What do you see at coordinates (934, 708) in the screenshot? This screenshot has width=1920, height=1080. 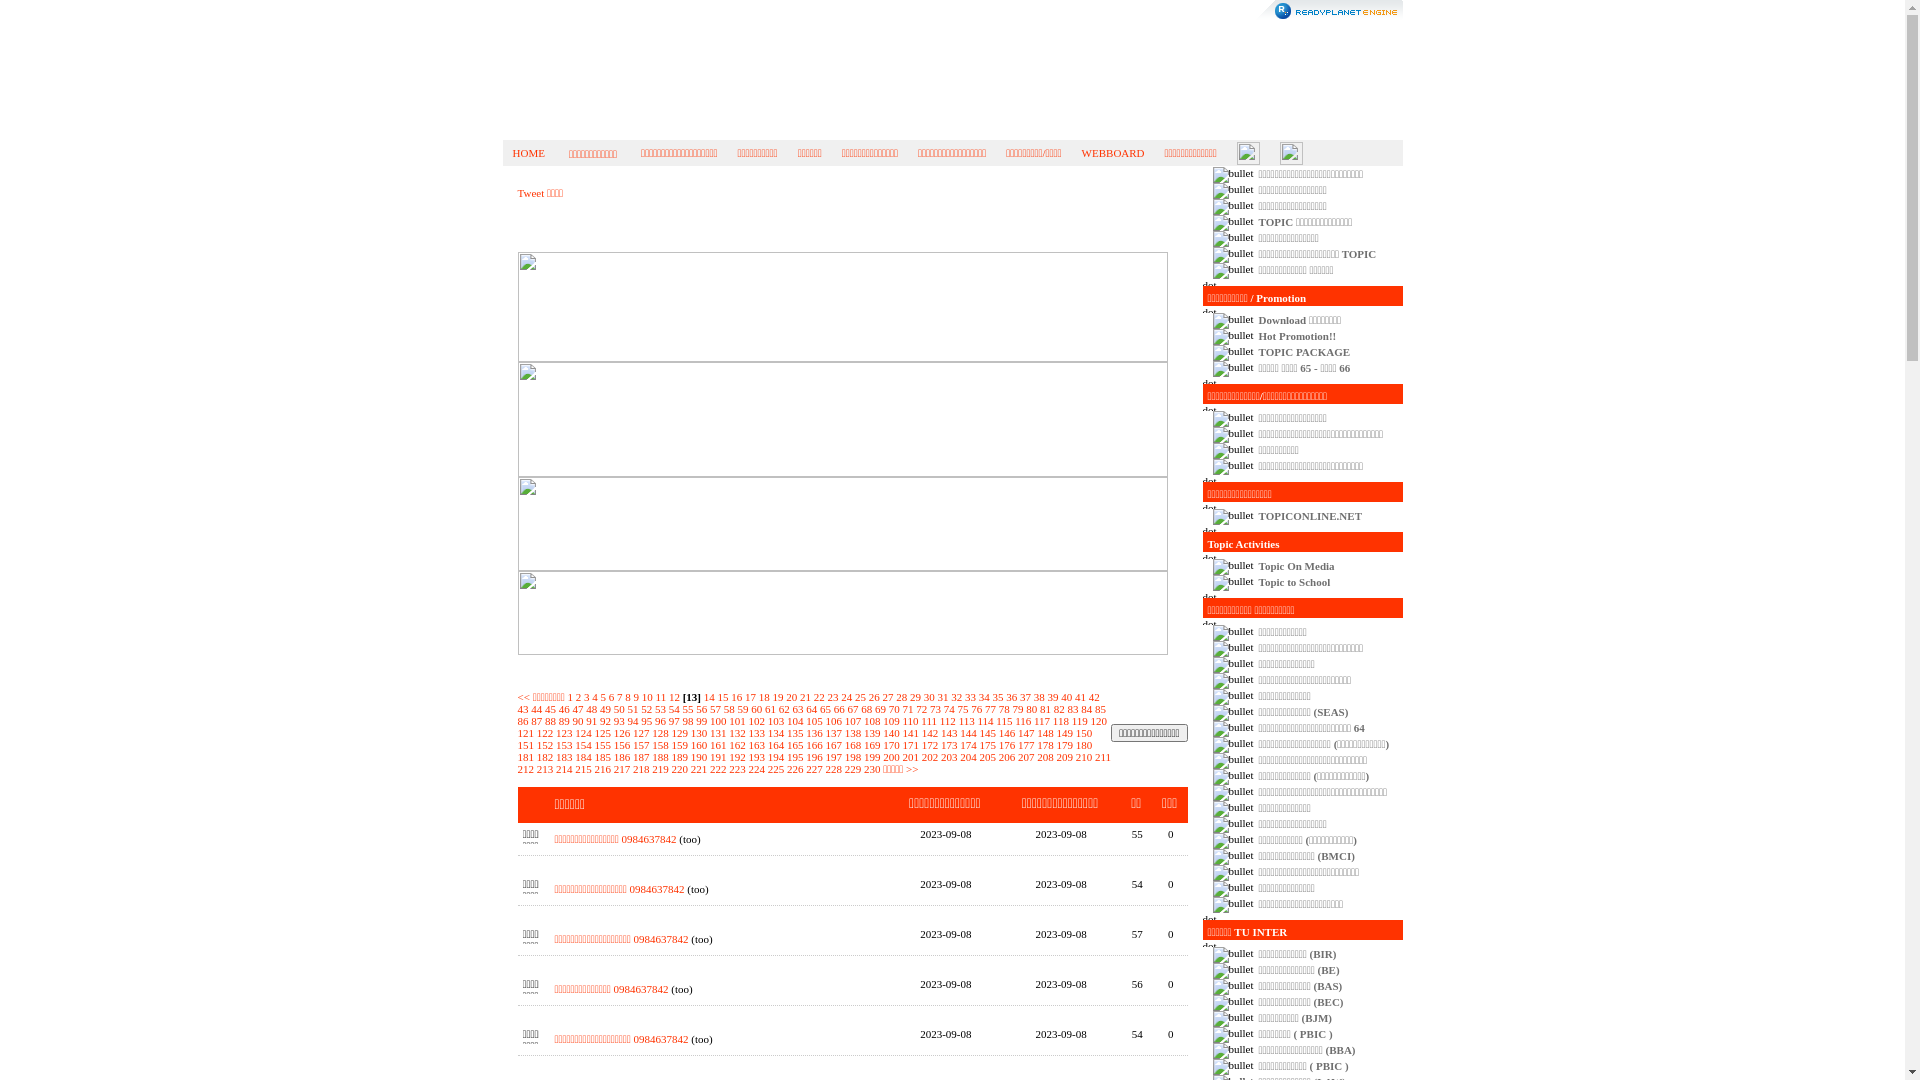 I see `'73'` at bounding box center [934, 708].